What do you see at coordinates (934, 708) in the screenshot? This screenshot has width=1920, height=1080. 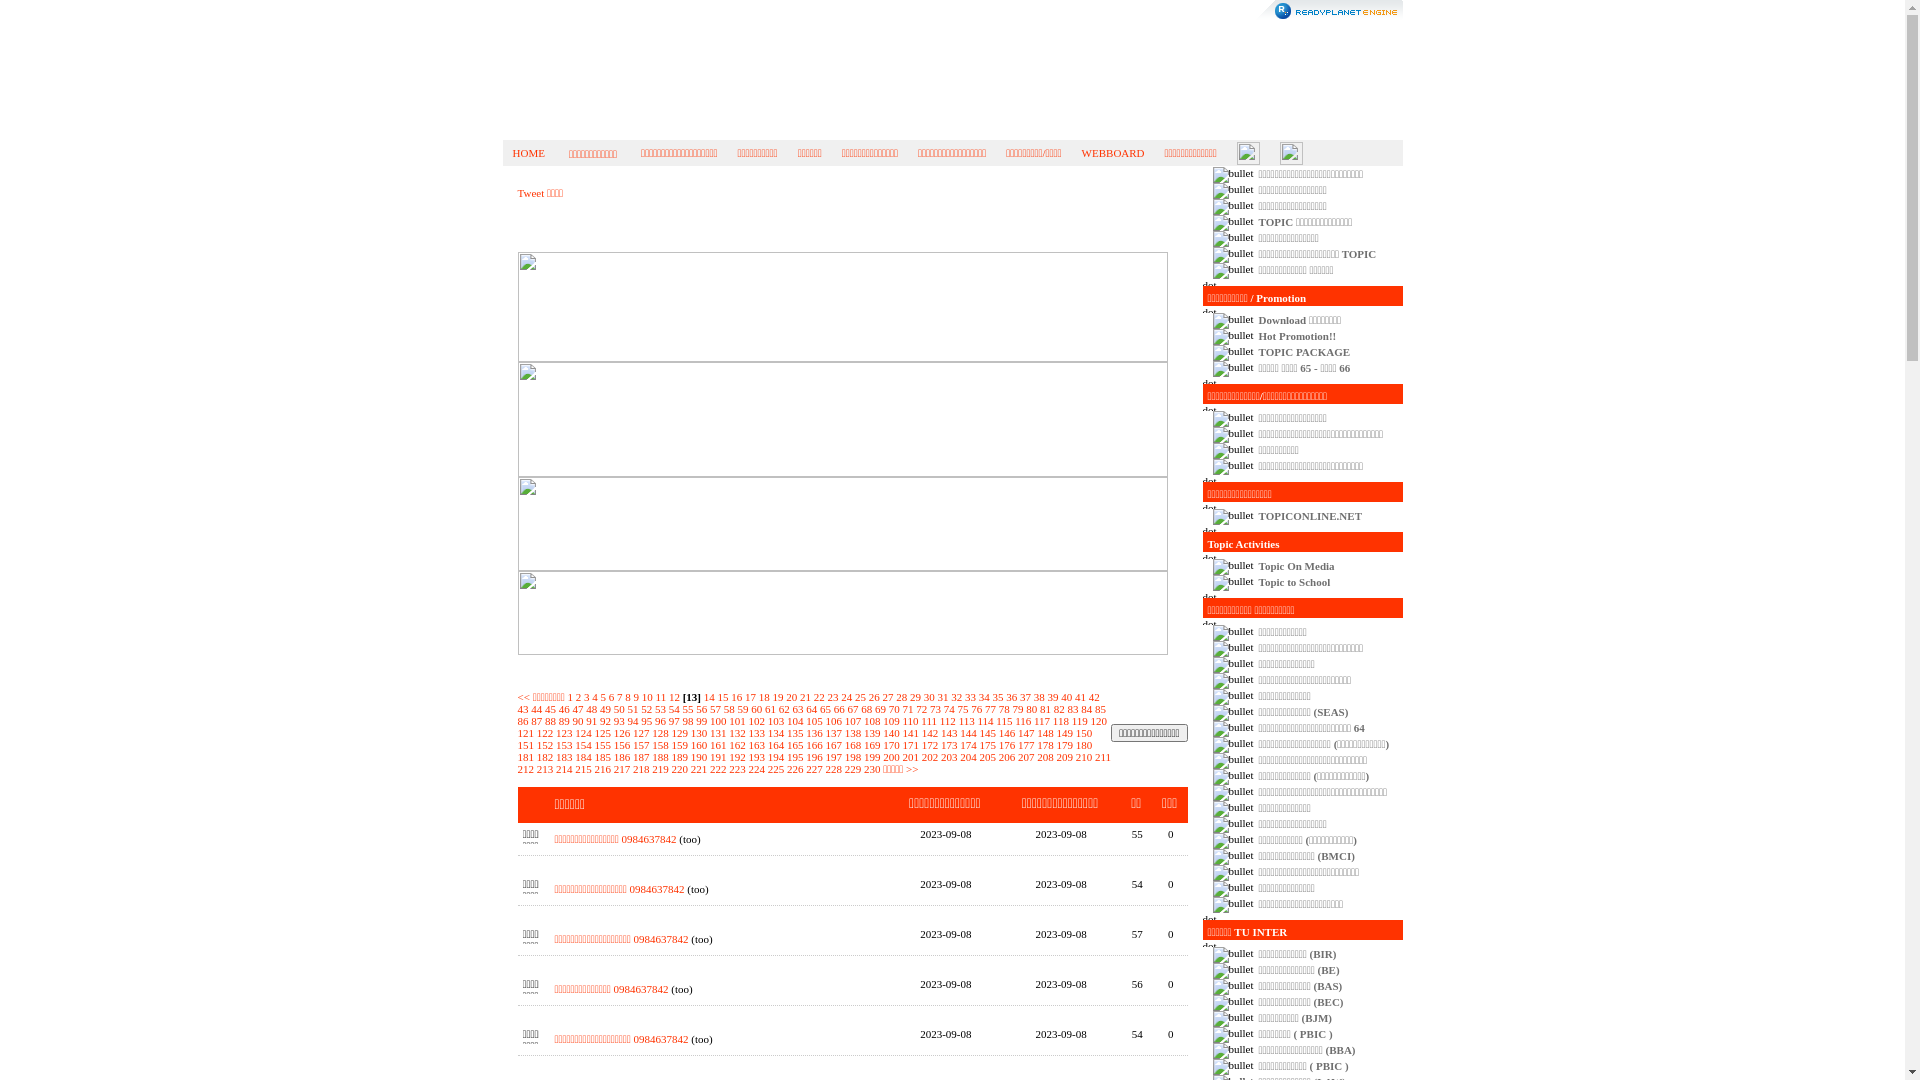 I see `'73'` at bounding box center [934, 708].